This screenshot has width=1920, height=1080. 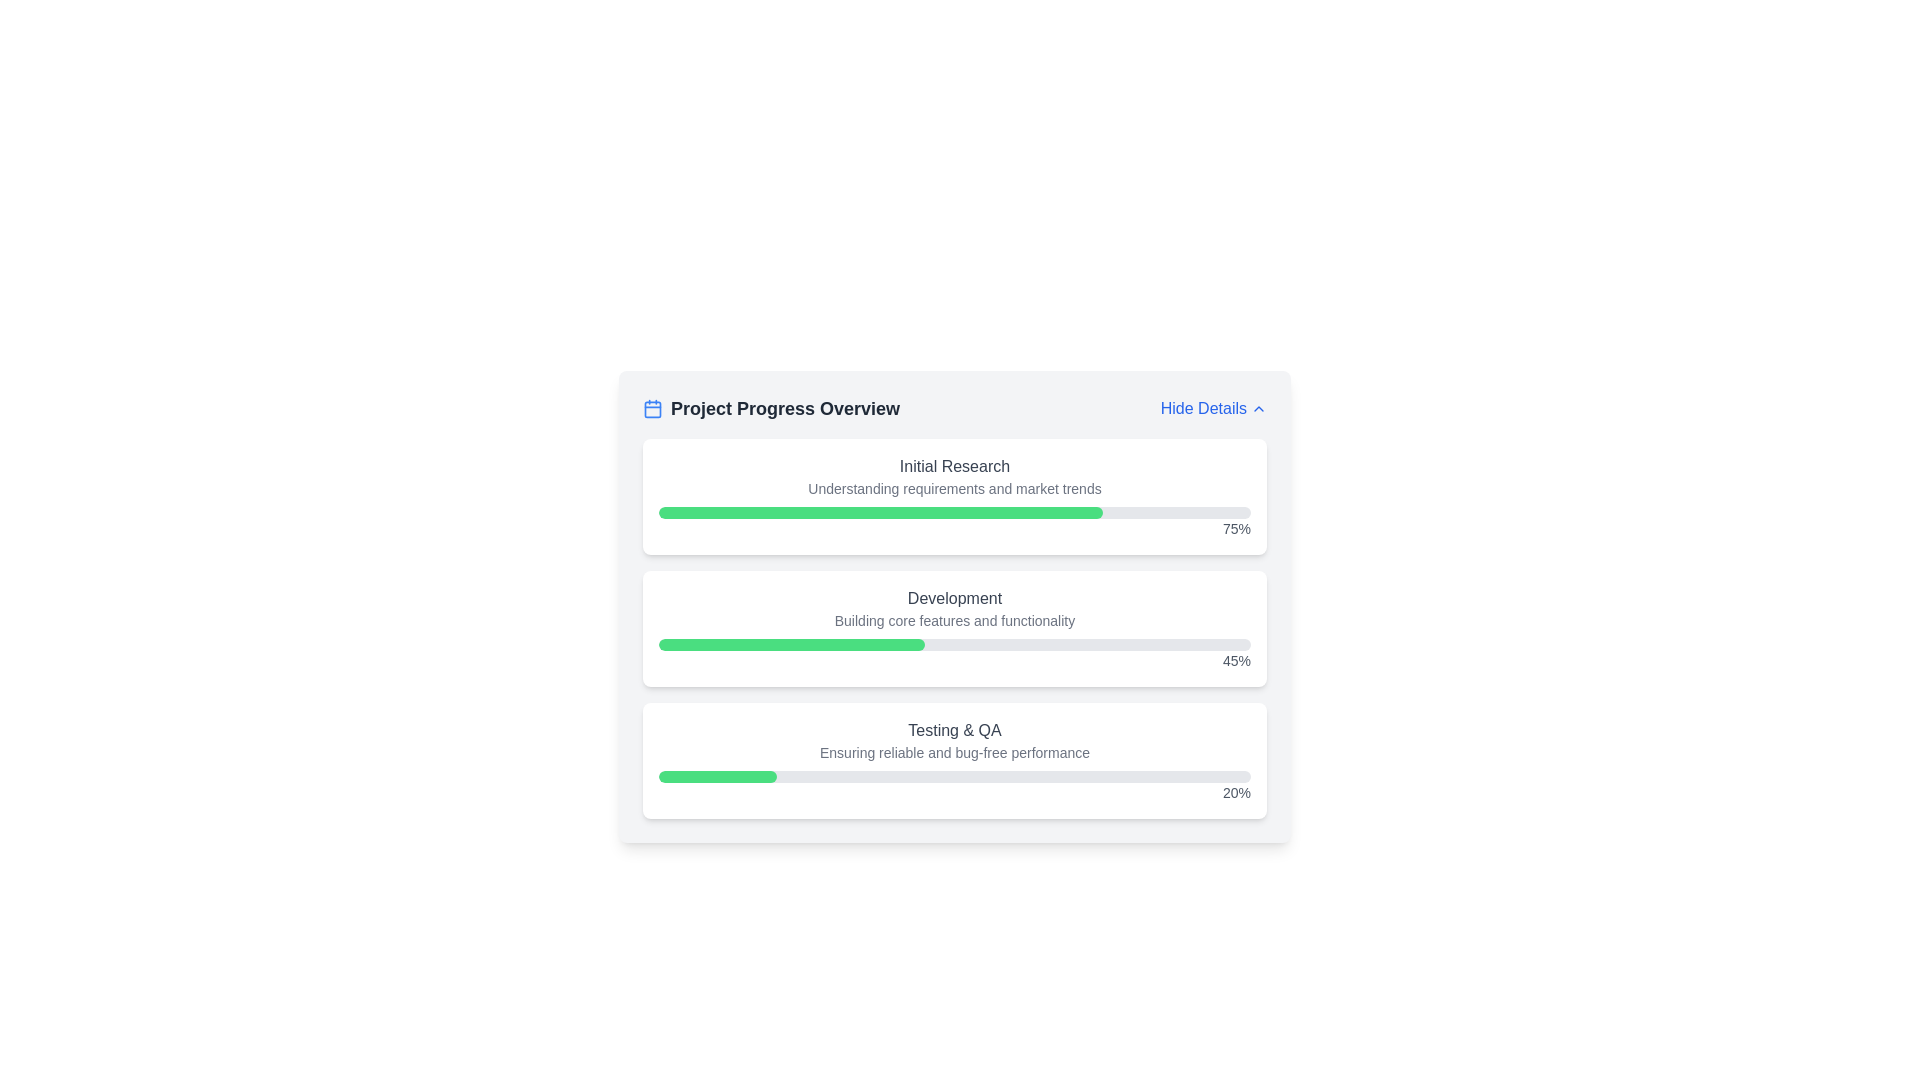 What do you see at coordinates (718, 775) in the screenshot?
I see `the filled portion of the third progress bar labeled 'Testing & QA', which visually indicates 20% completion of a task` at bounding box center [718, 775].